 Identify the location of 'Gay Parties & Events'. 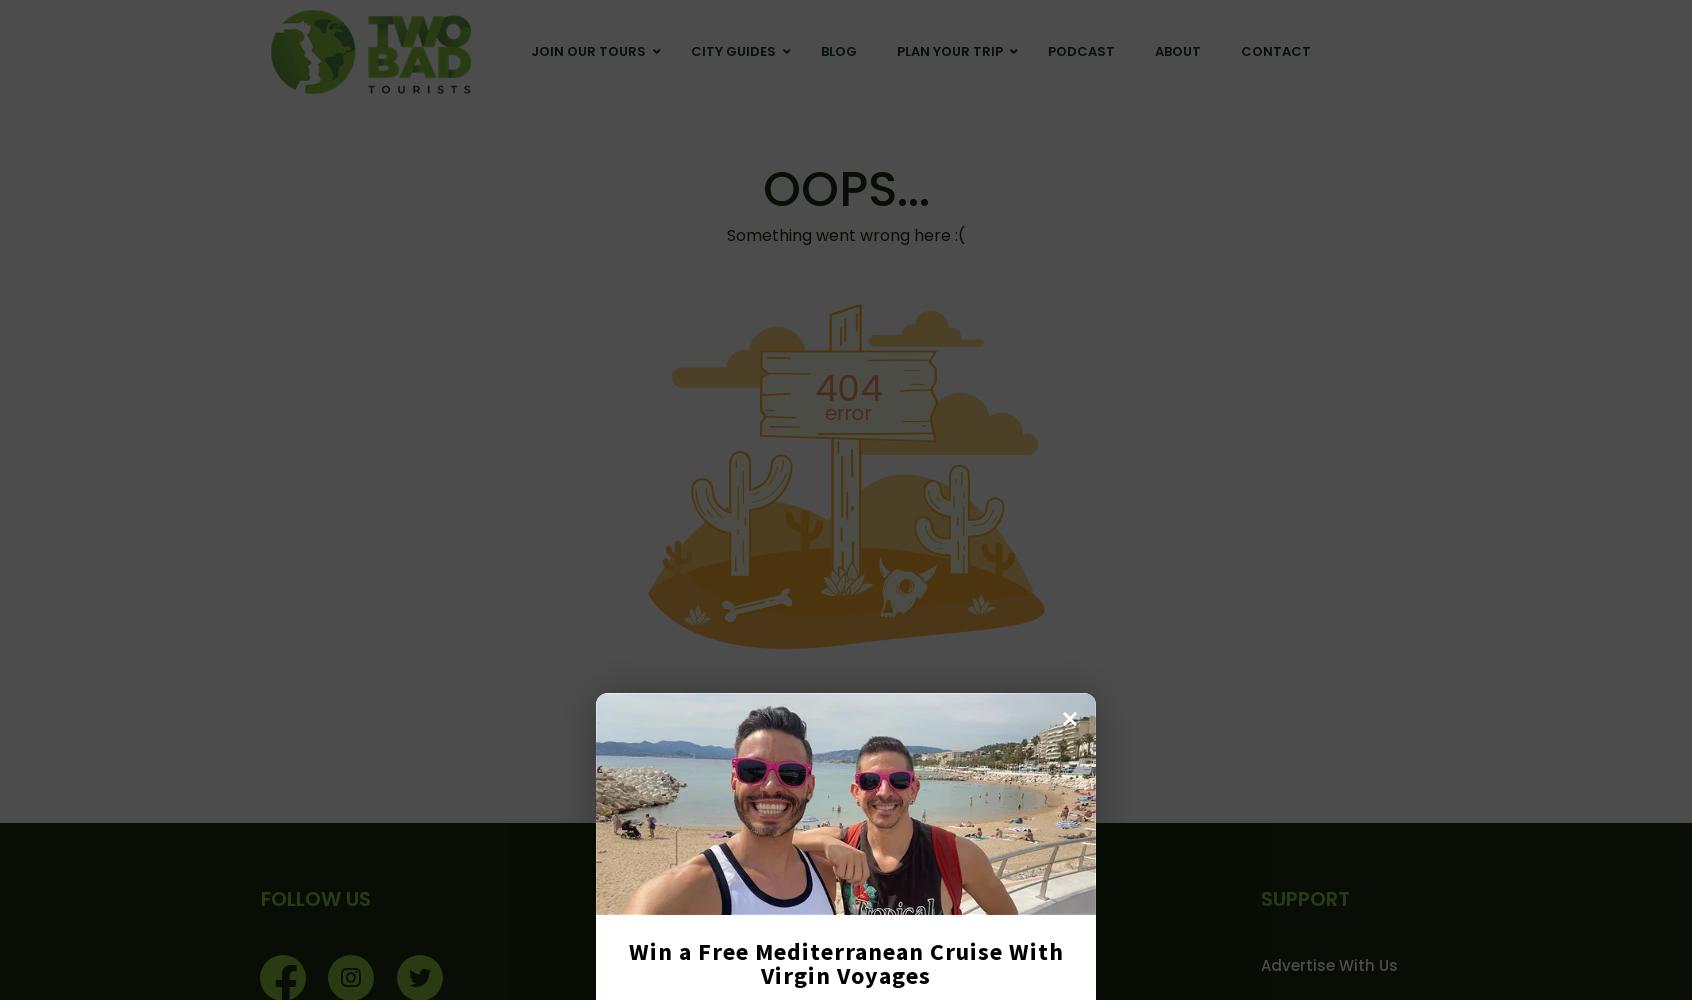
(970, 254).